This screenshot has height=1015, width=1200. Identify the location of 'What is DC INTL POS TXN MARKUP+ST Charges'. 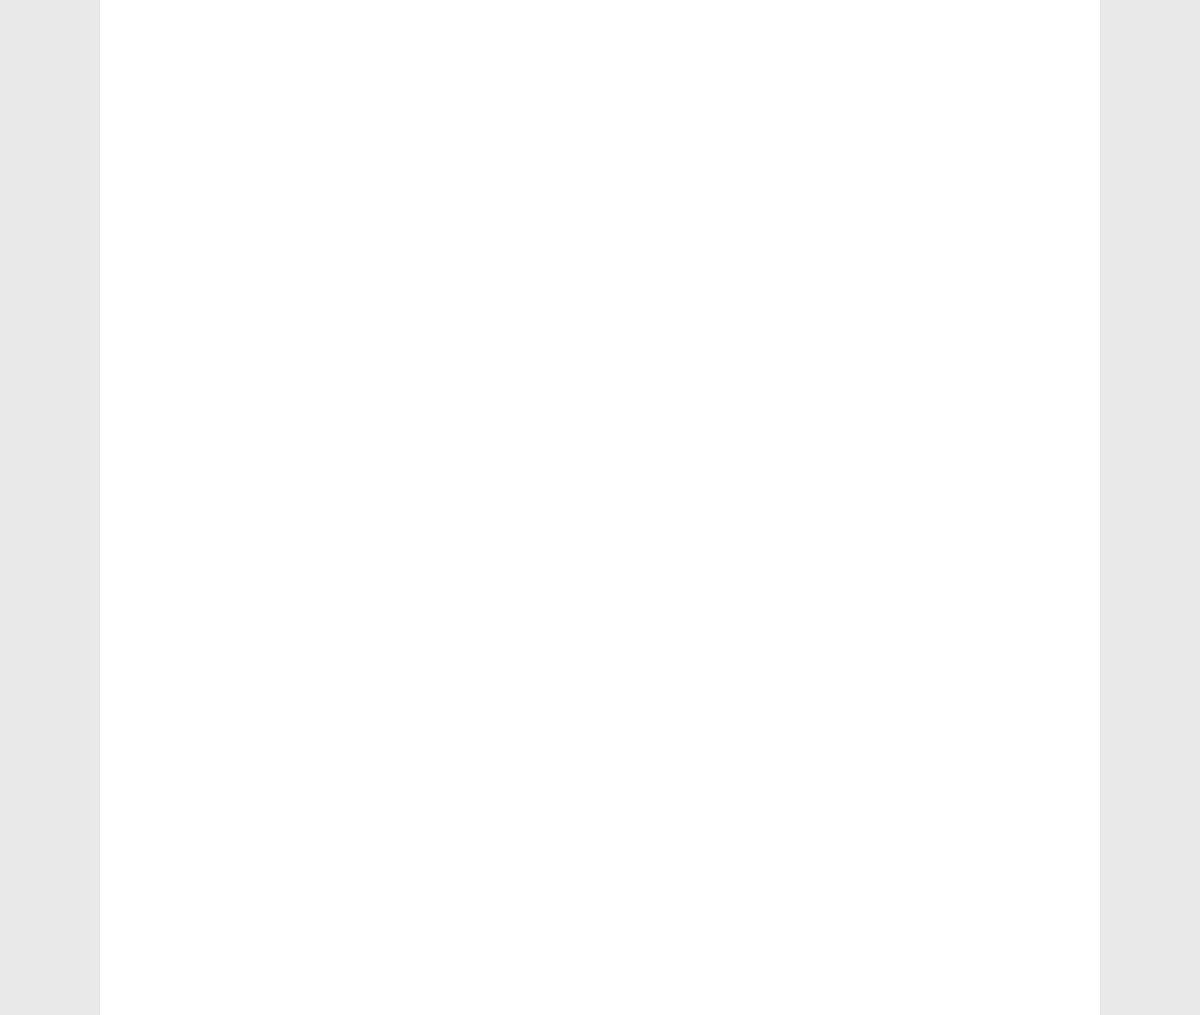
(940, 511).